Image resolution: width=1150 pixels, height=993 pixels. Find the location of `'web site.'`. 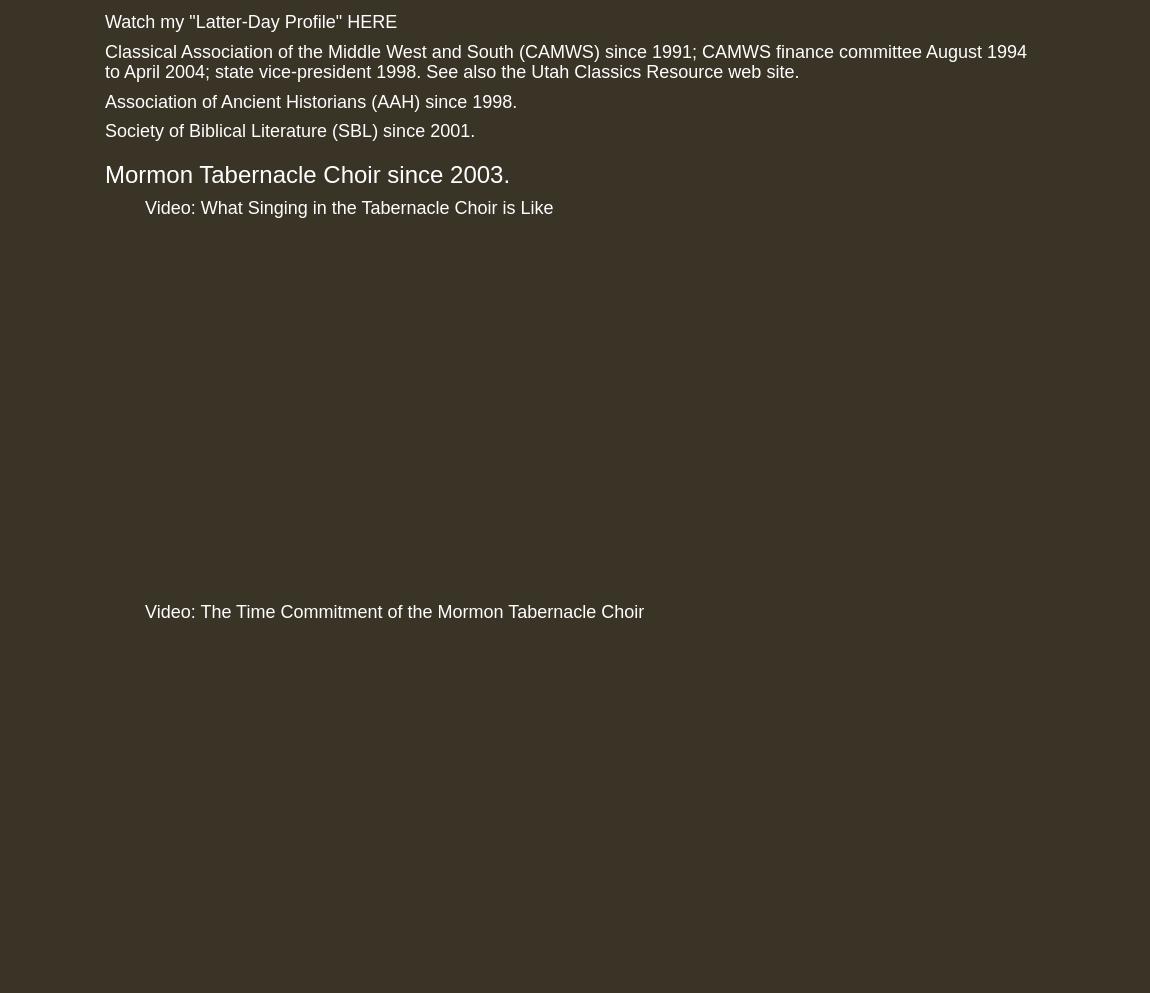

'web site.' is located at coordinates (759, 70).